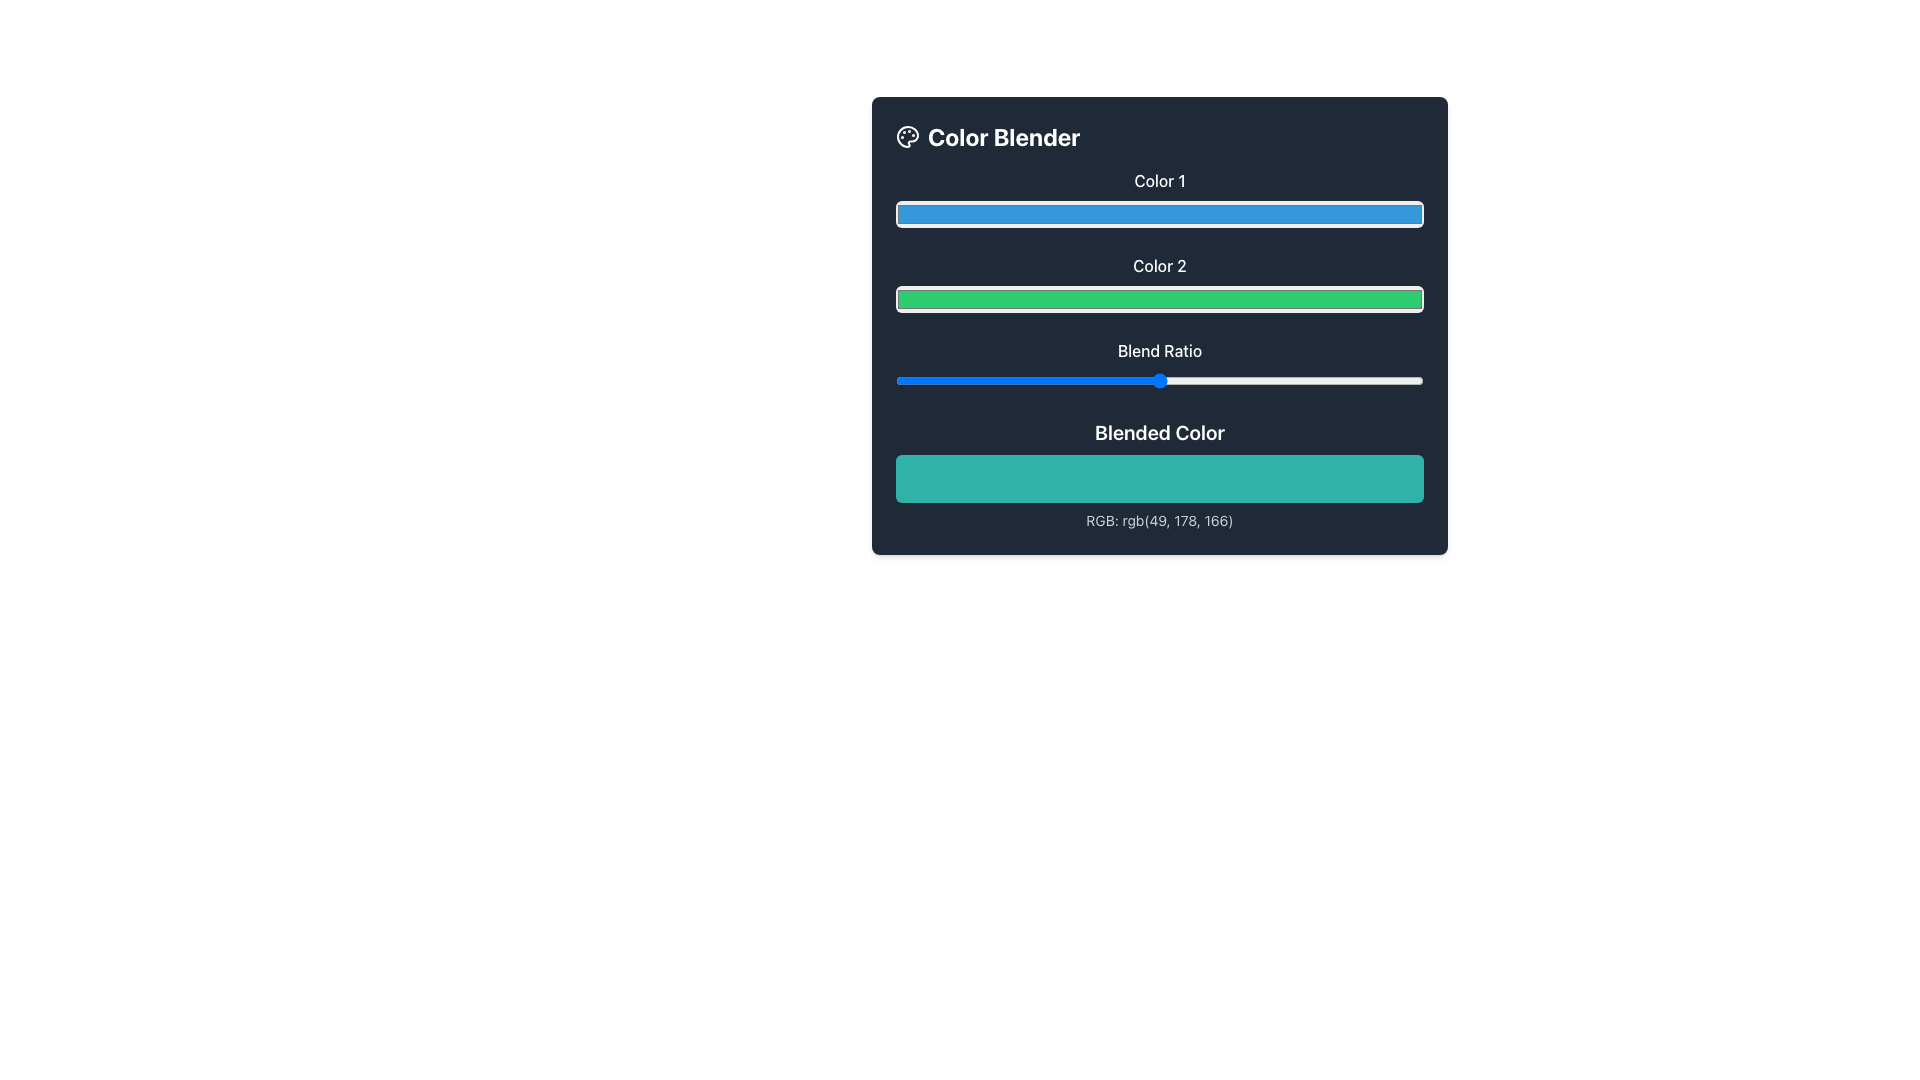  Describe the element at coordinates (1160, 265) in the screenshot. I see `the text label reading 'Color 2', which is styled with a medium font weight and is white against a dark background, located above a green color input box` at that location.